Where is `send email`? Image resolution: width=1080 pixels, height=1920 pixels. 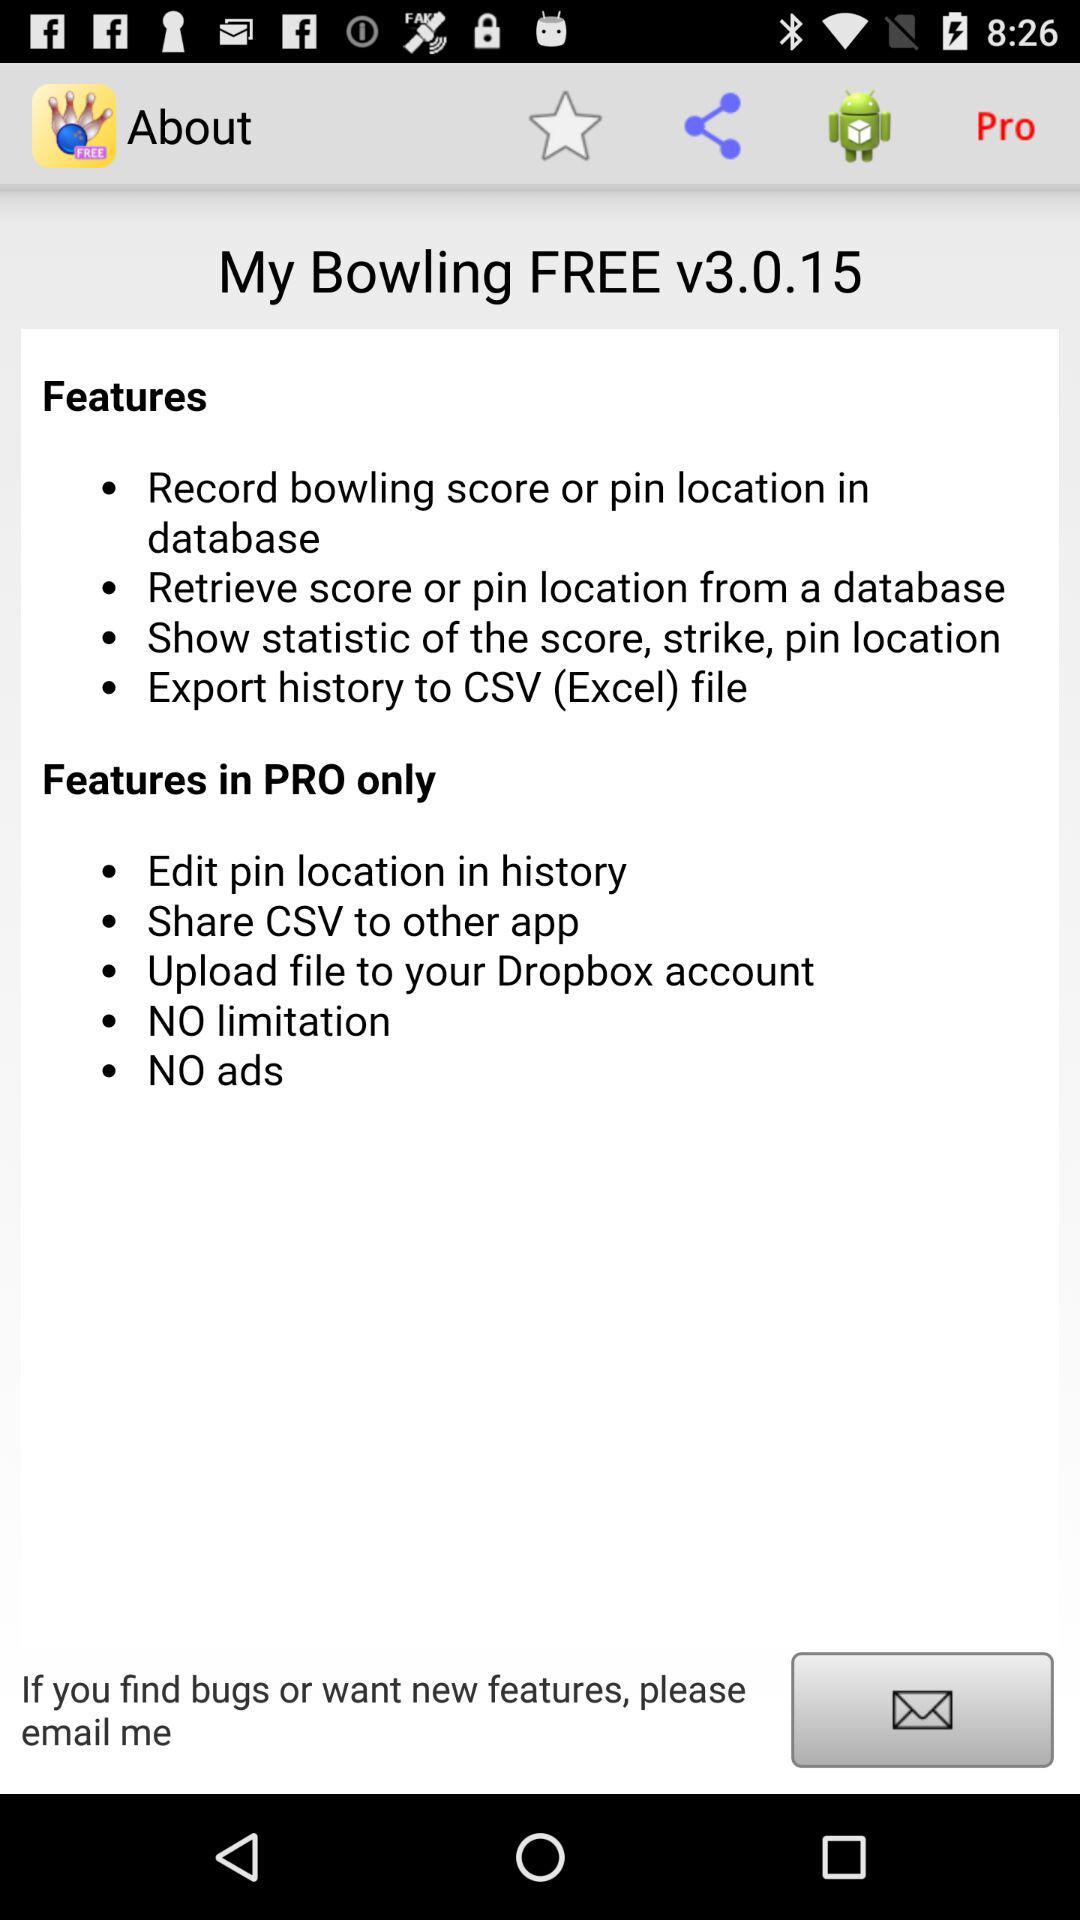
send email is located at coordinates (922, 1708).